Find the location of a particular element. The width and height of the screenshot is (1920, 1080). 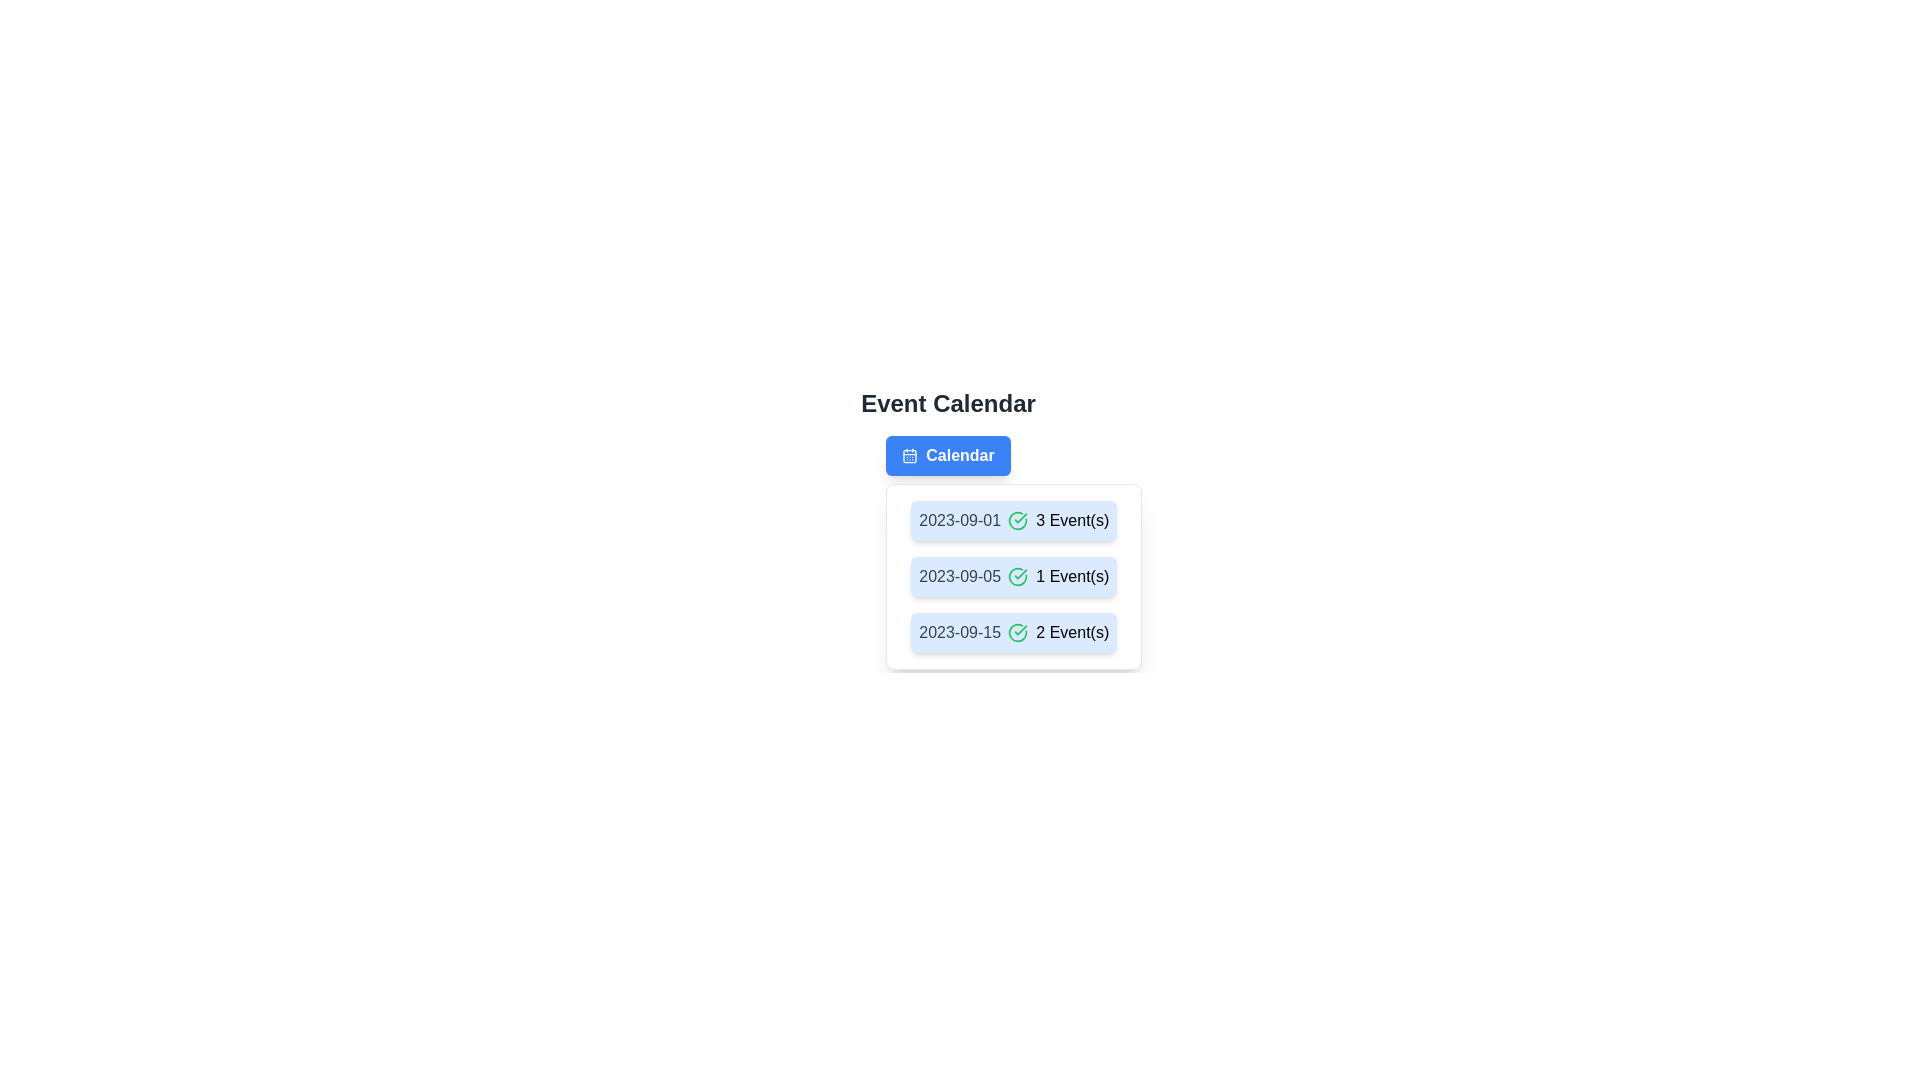

the text with icon displaying the number of events associated with the date '2023-09-05', which is located on the second row of the event calendar list is located at coordinates (1057, 577).